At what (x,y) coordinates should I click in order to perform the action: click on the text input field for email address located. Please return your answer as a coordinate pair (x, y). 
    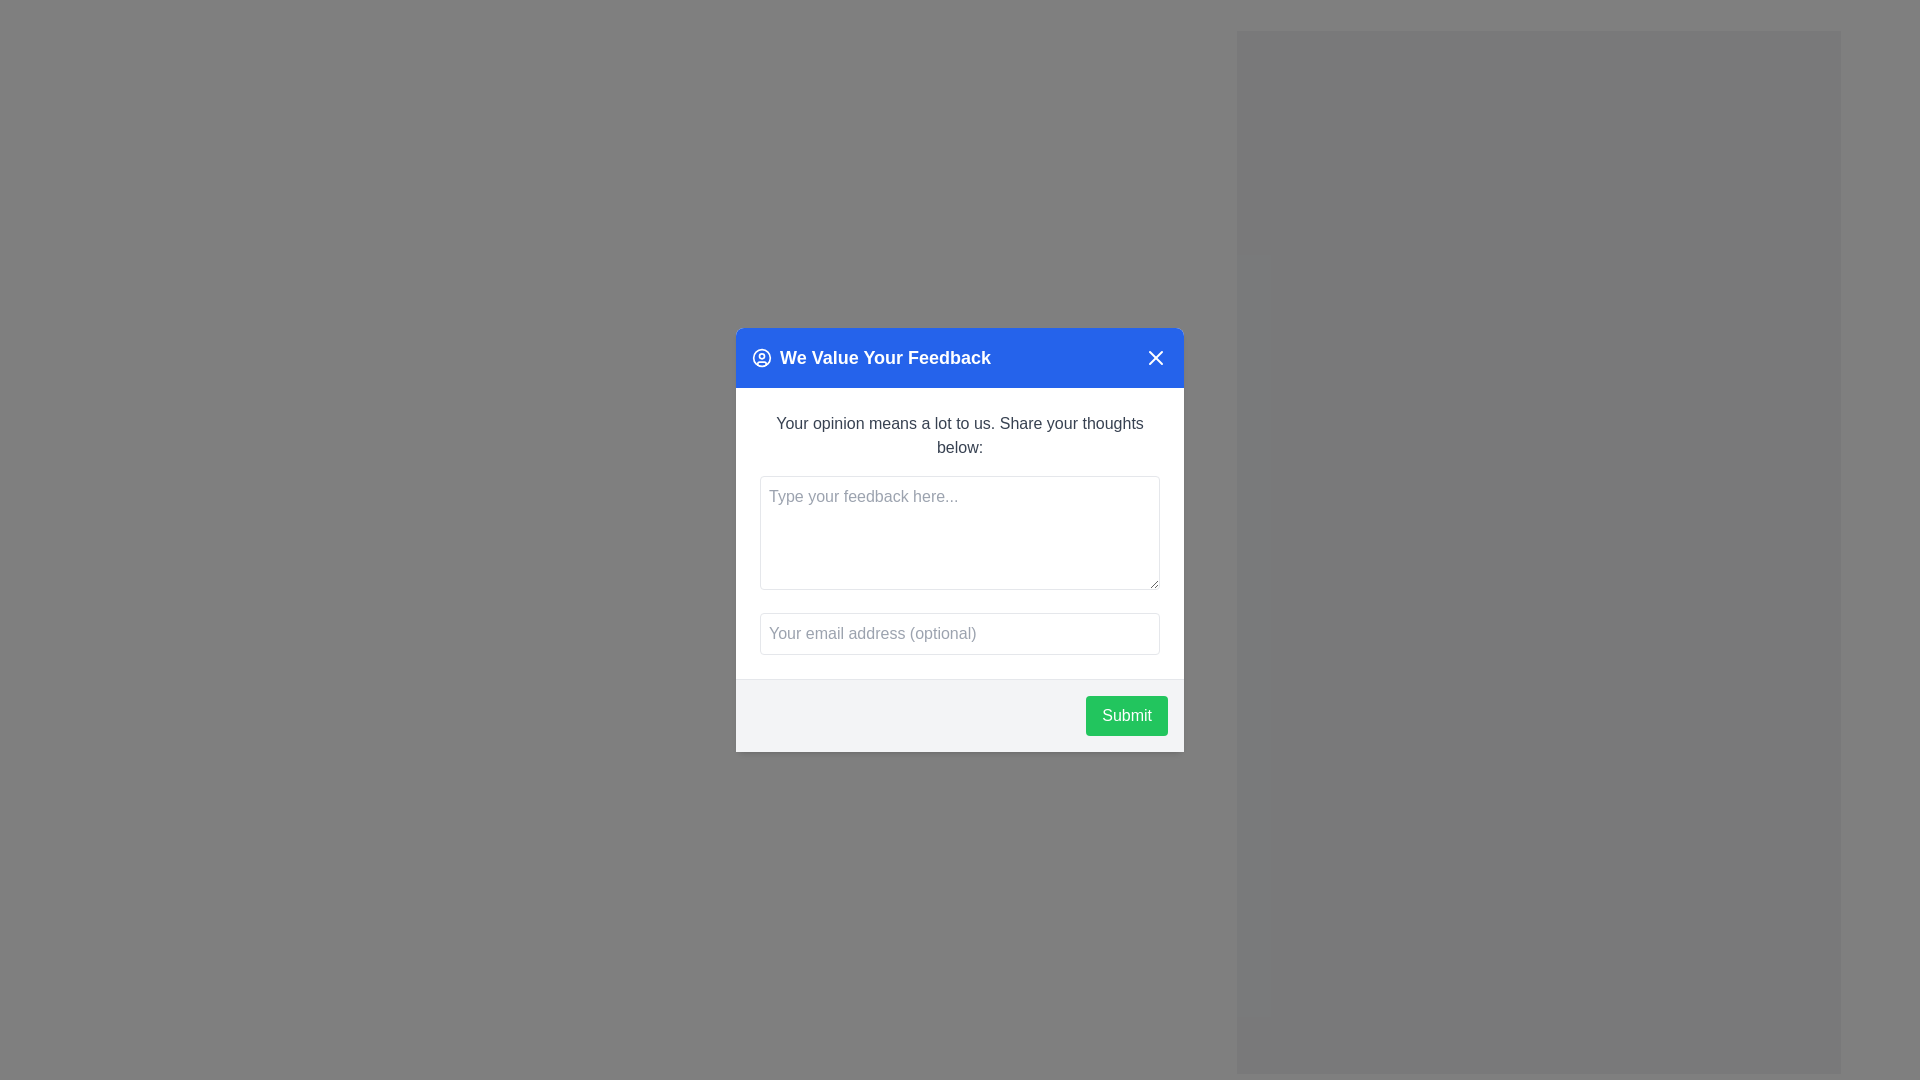
    Looking at the image, I should click on (960, 633).